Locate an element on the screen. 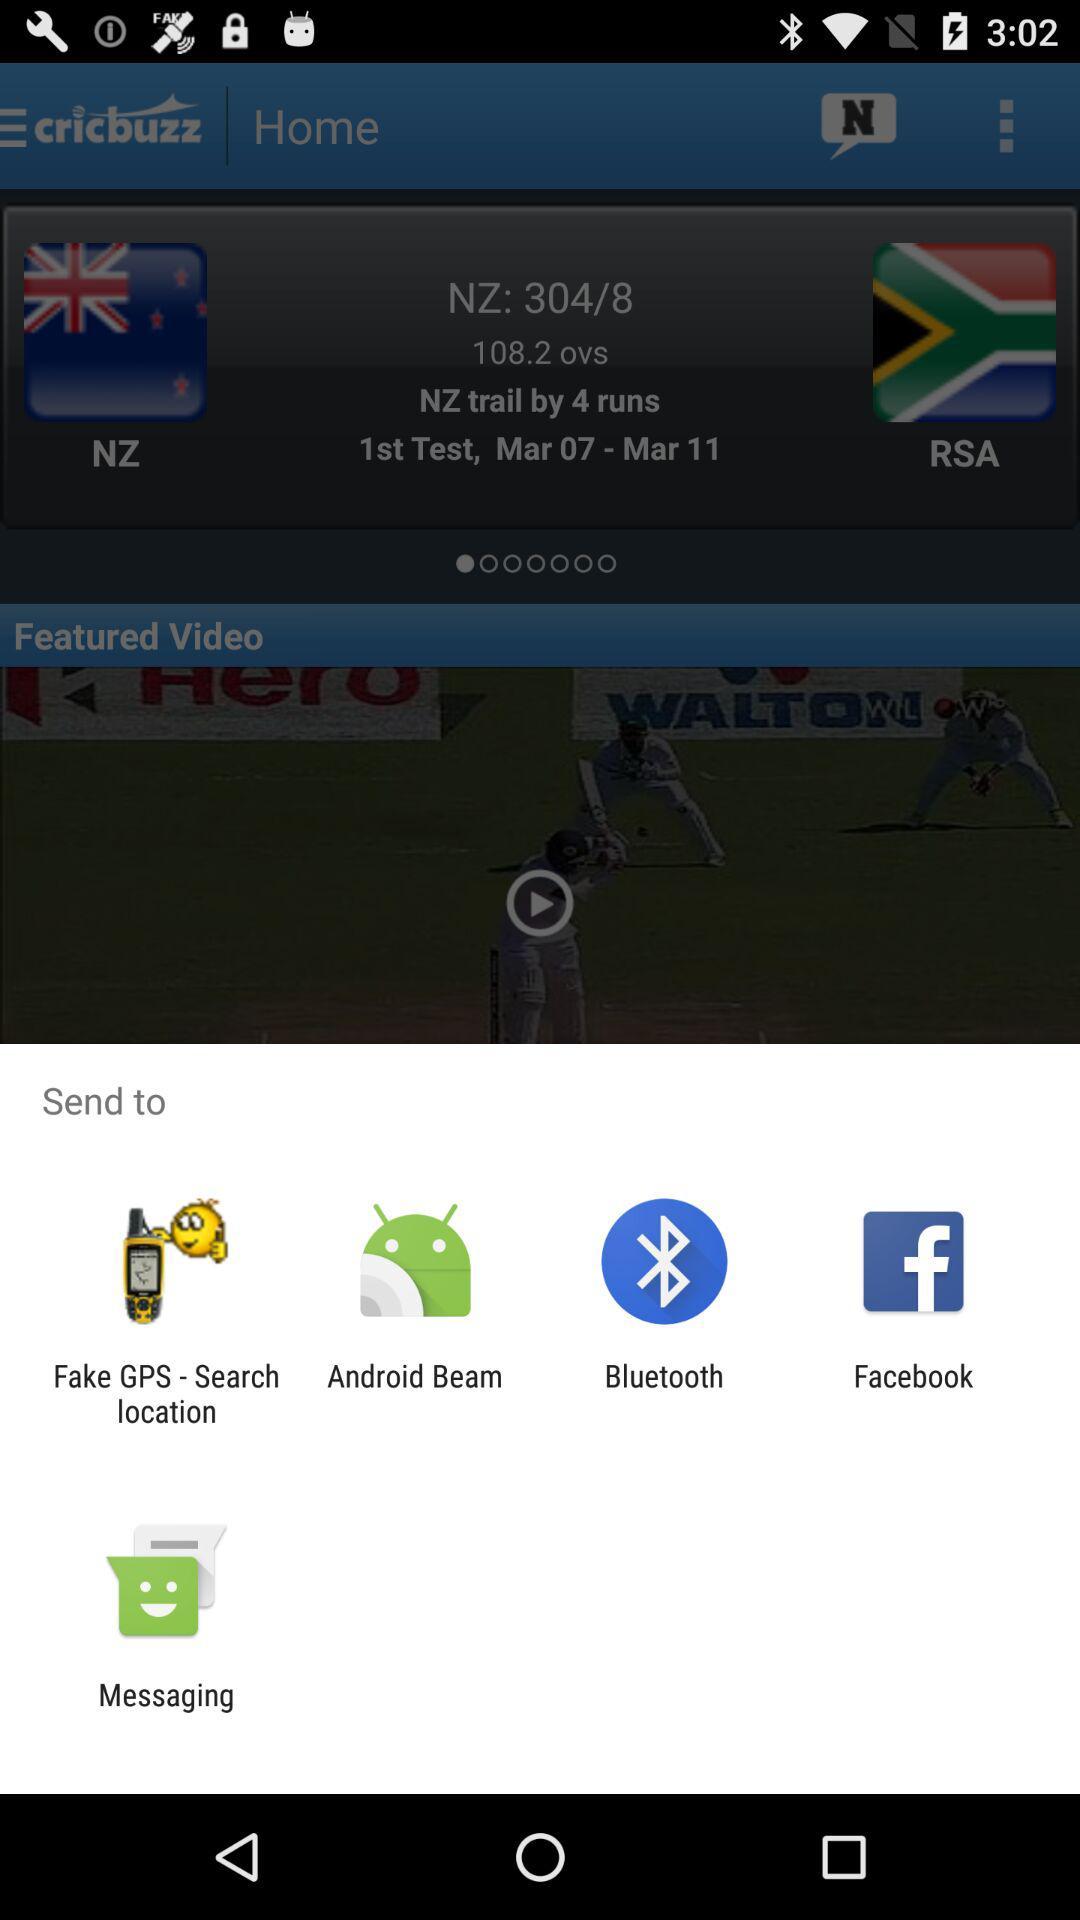  the app next to the fake gps search item is located at coordinates (414, 1392).